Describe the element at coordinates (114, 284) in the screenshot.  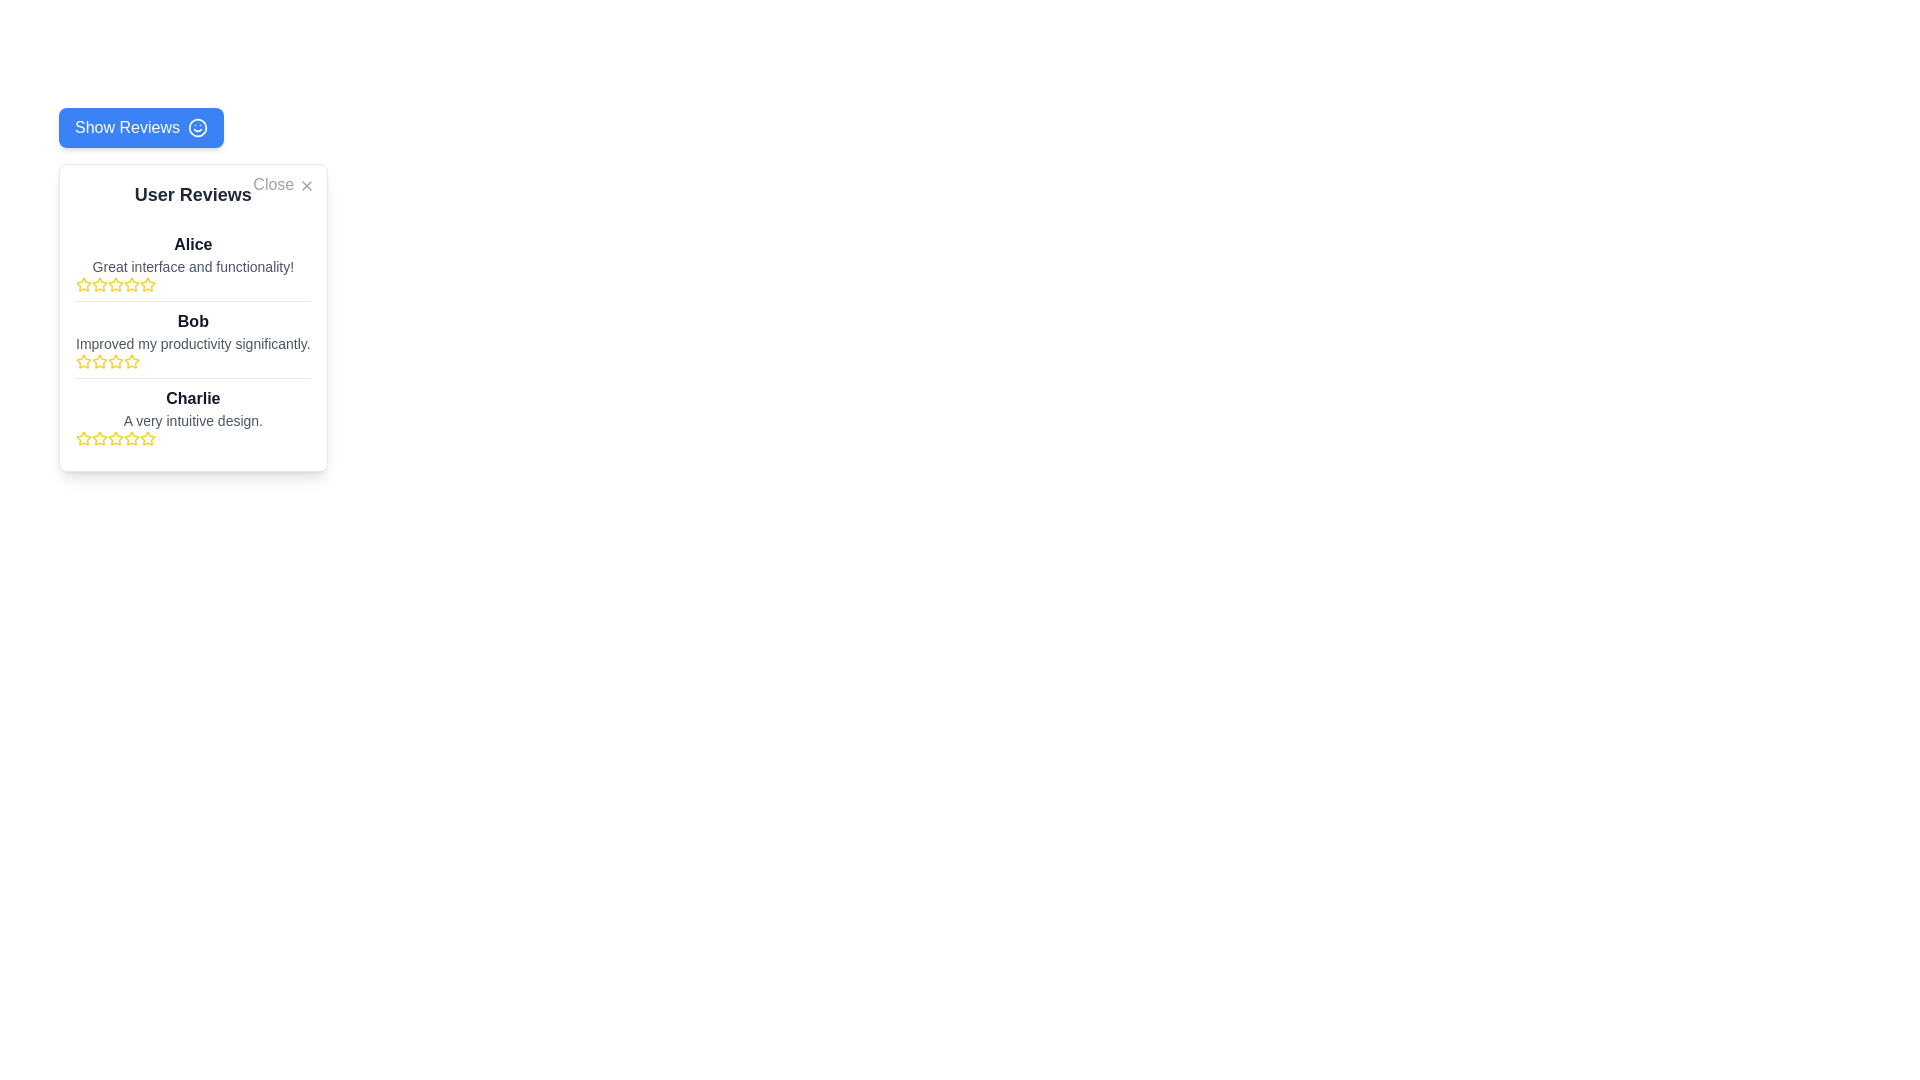
I see `the second yellow star icon in the 5-star rating component under the user 'Alice'` at that location.